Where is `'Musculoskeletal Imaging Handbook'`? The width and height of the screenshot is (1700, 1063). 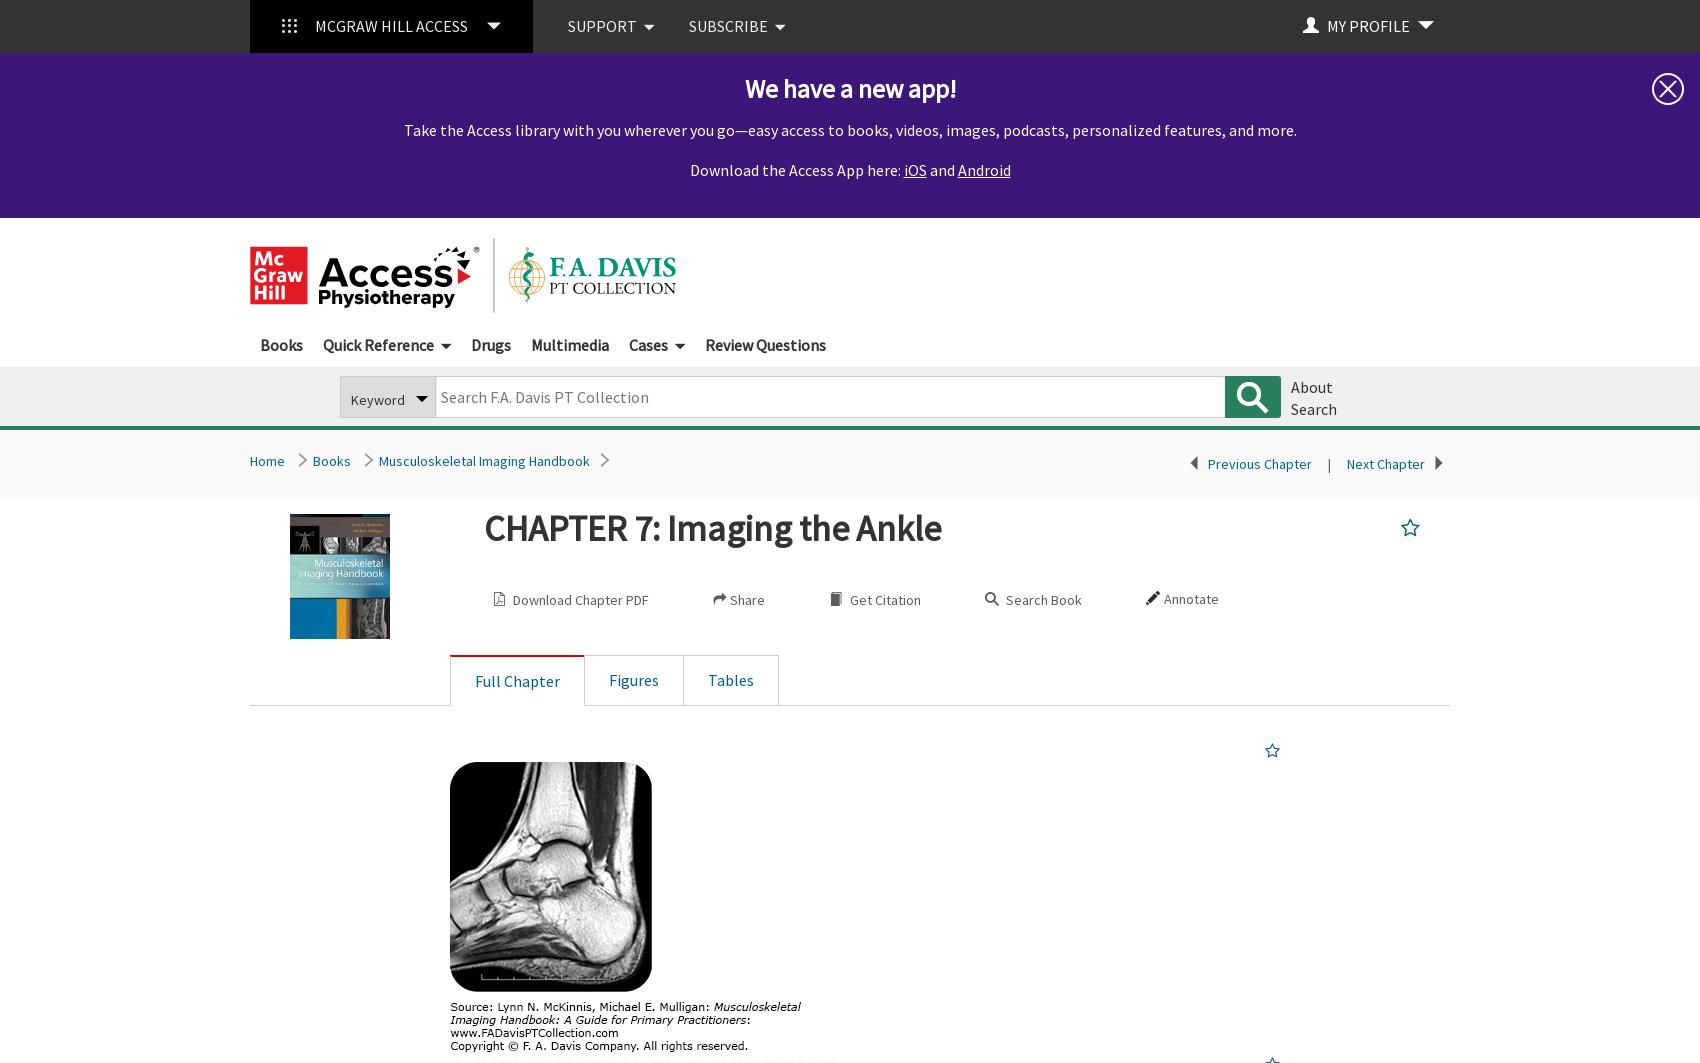
'Musculoskeletal Imaging Handbook' is located at coordinates (484, 461).